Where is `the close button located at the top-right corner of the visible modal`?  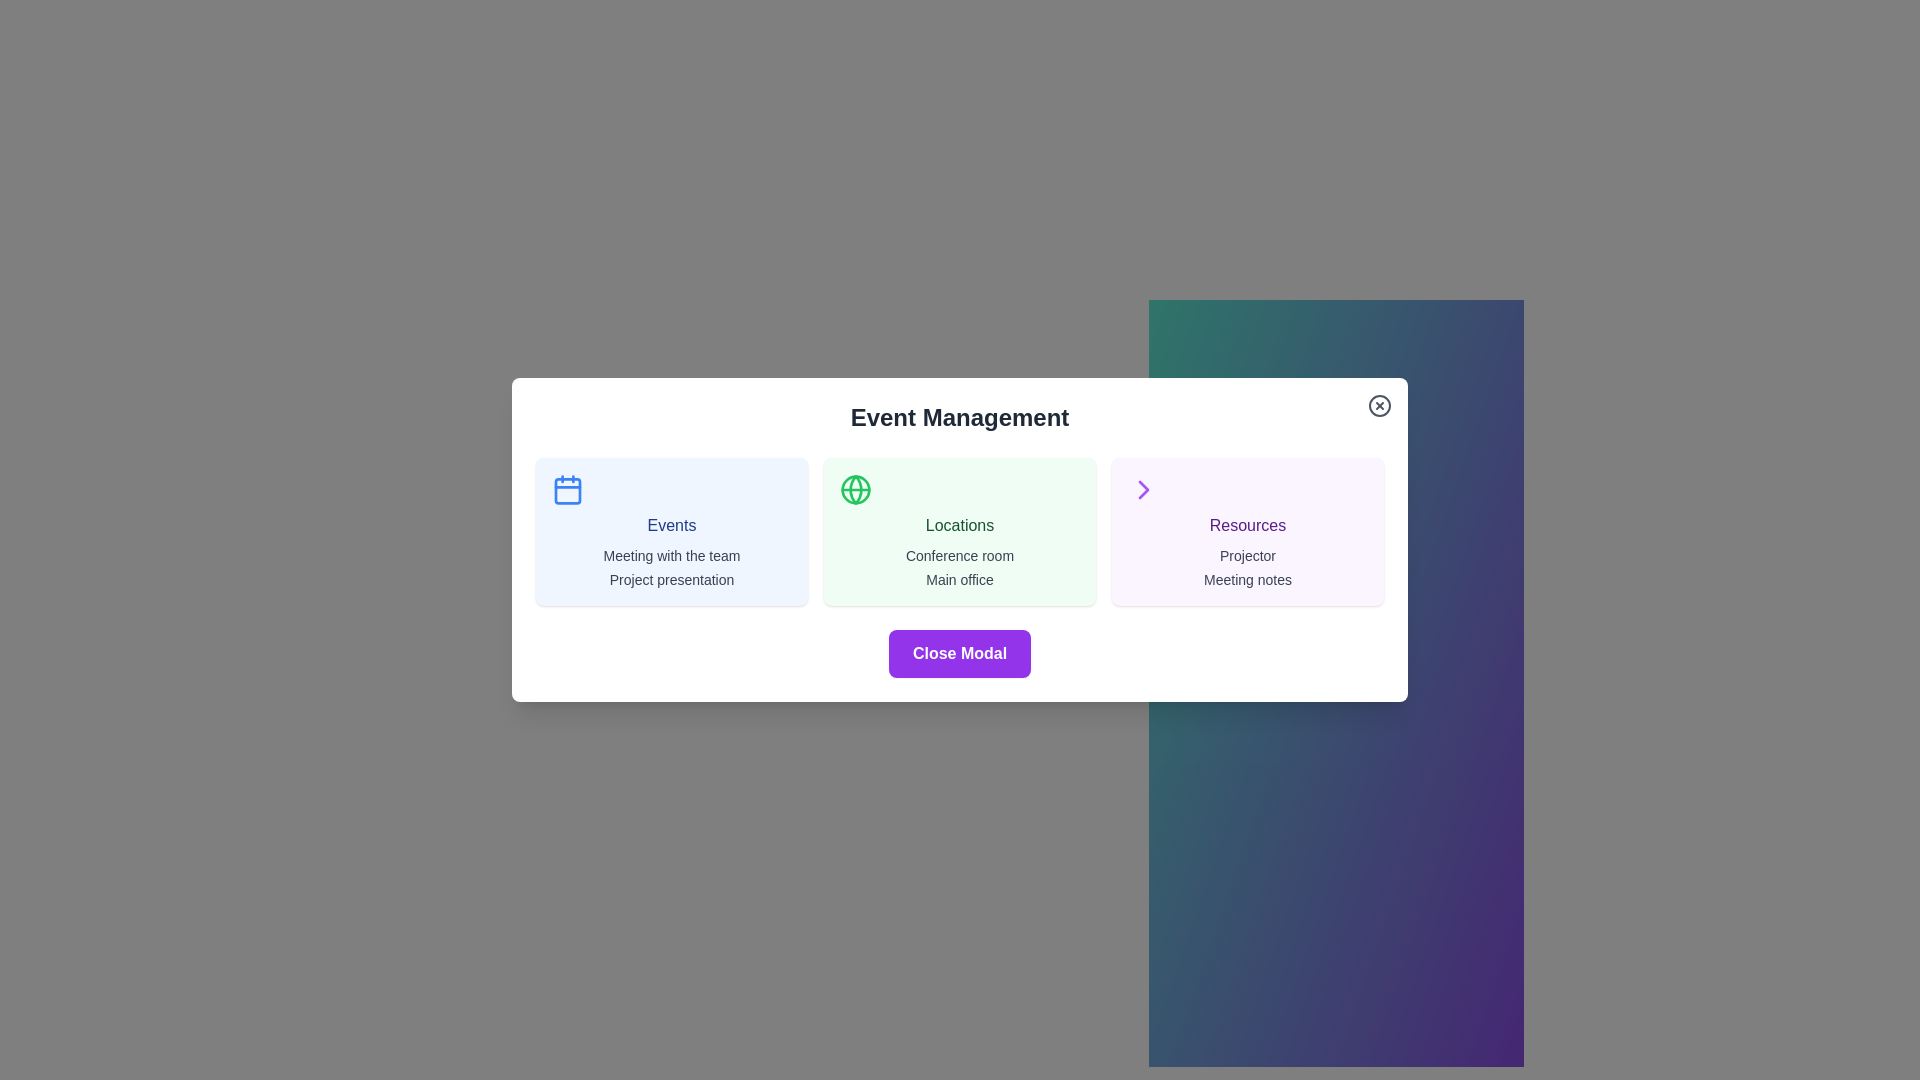
the close button located at the top-right corner of the visible modal is located at coordinates (1379, 405).